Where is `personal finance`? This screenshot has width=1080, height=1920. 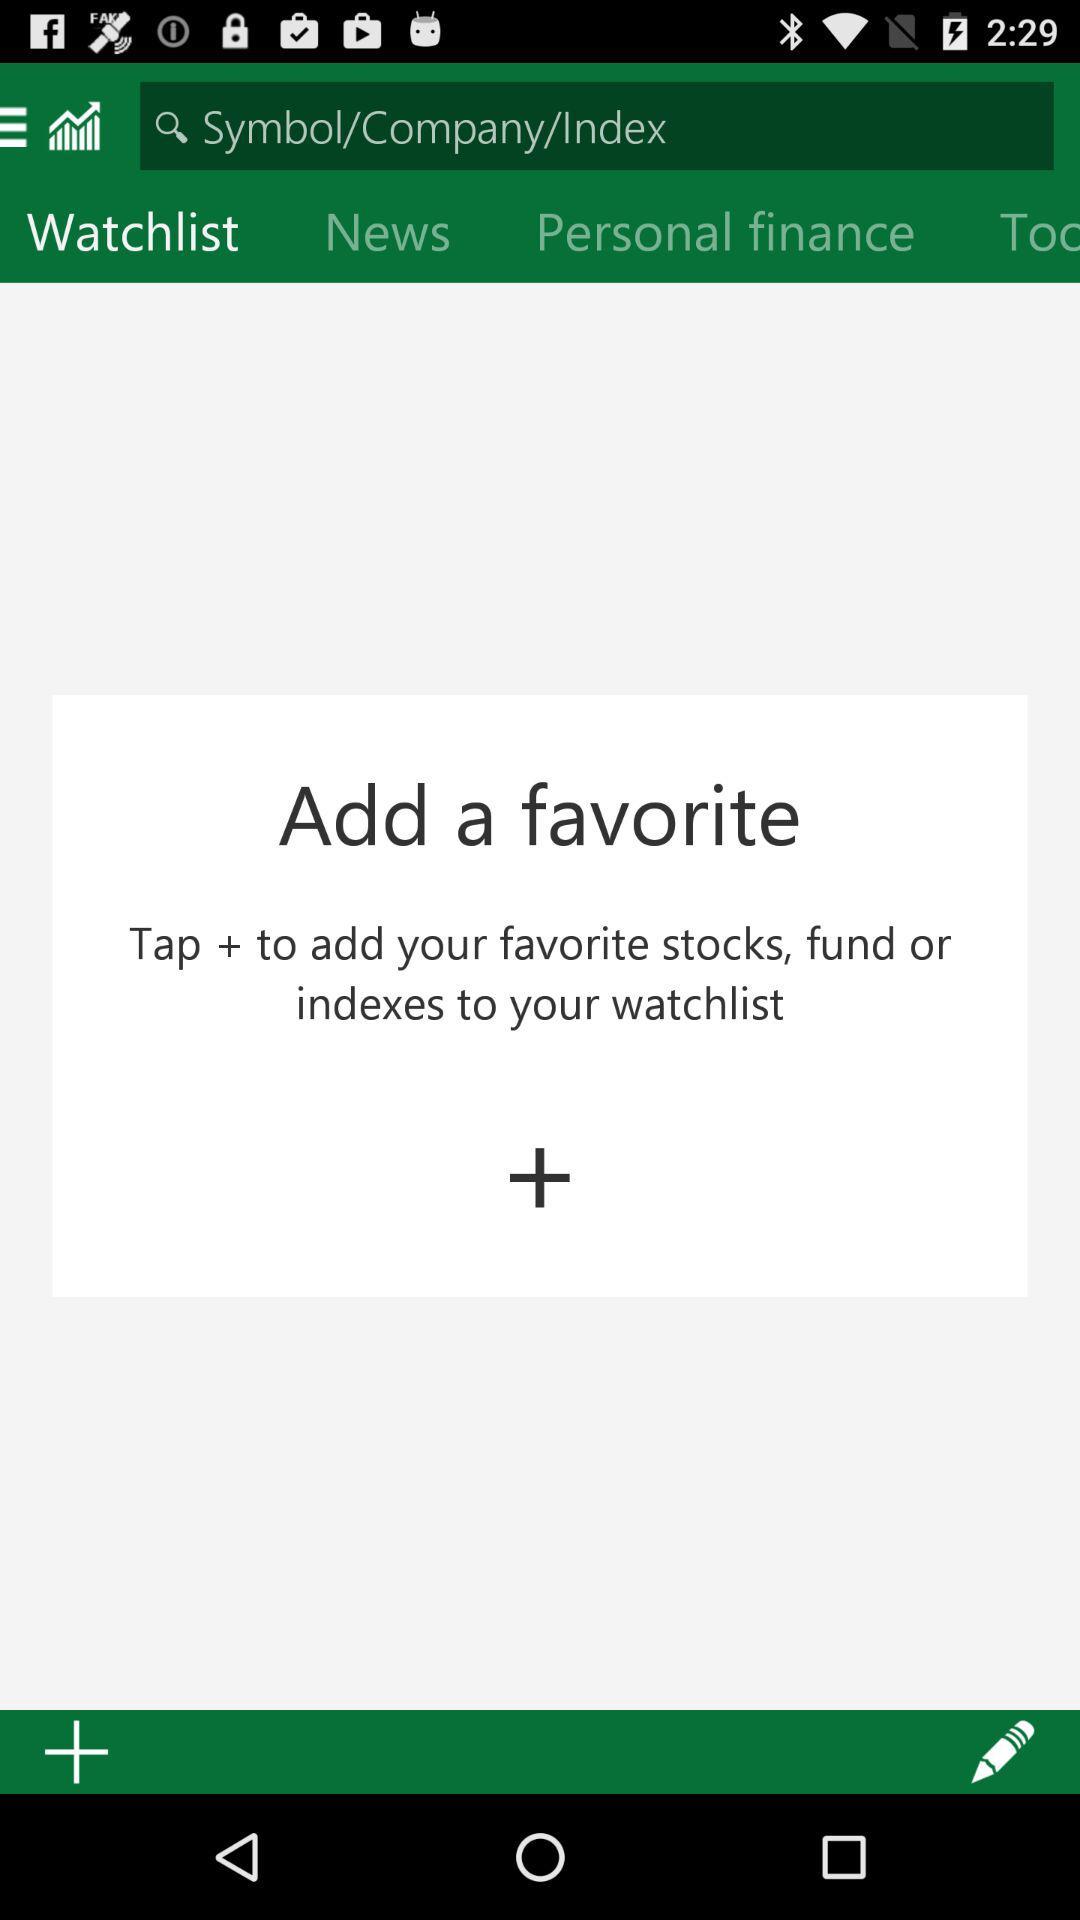 personal finance is located at coordinates (741, 235).